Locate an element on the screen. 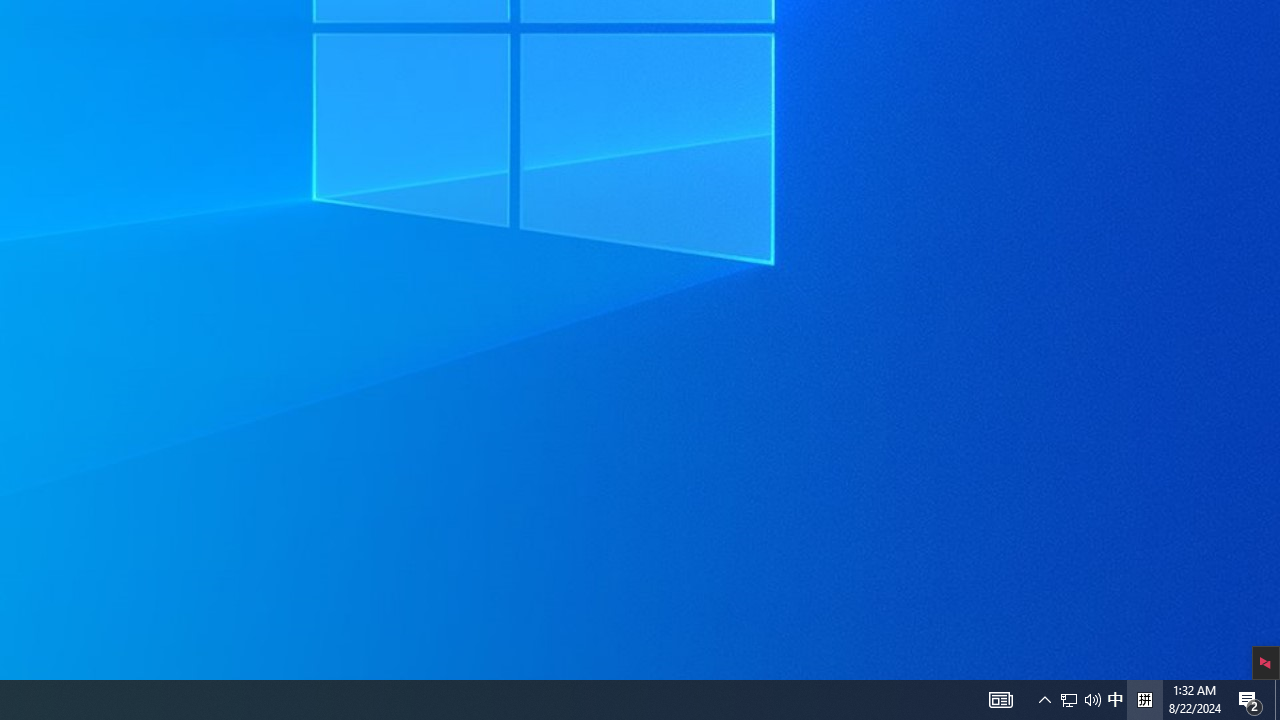 This screenshot has height=720, width=1280. 'User Promoted Notification Area' is located at coordinates (1000, 698).